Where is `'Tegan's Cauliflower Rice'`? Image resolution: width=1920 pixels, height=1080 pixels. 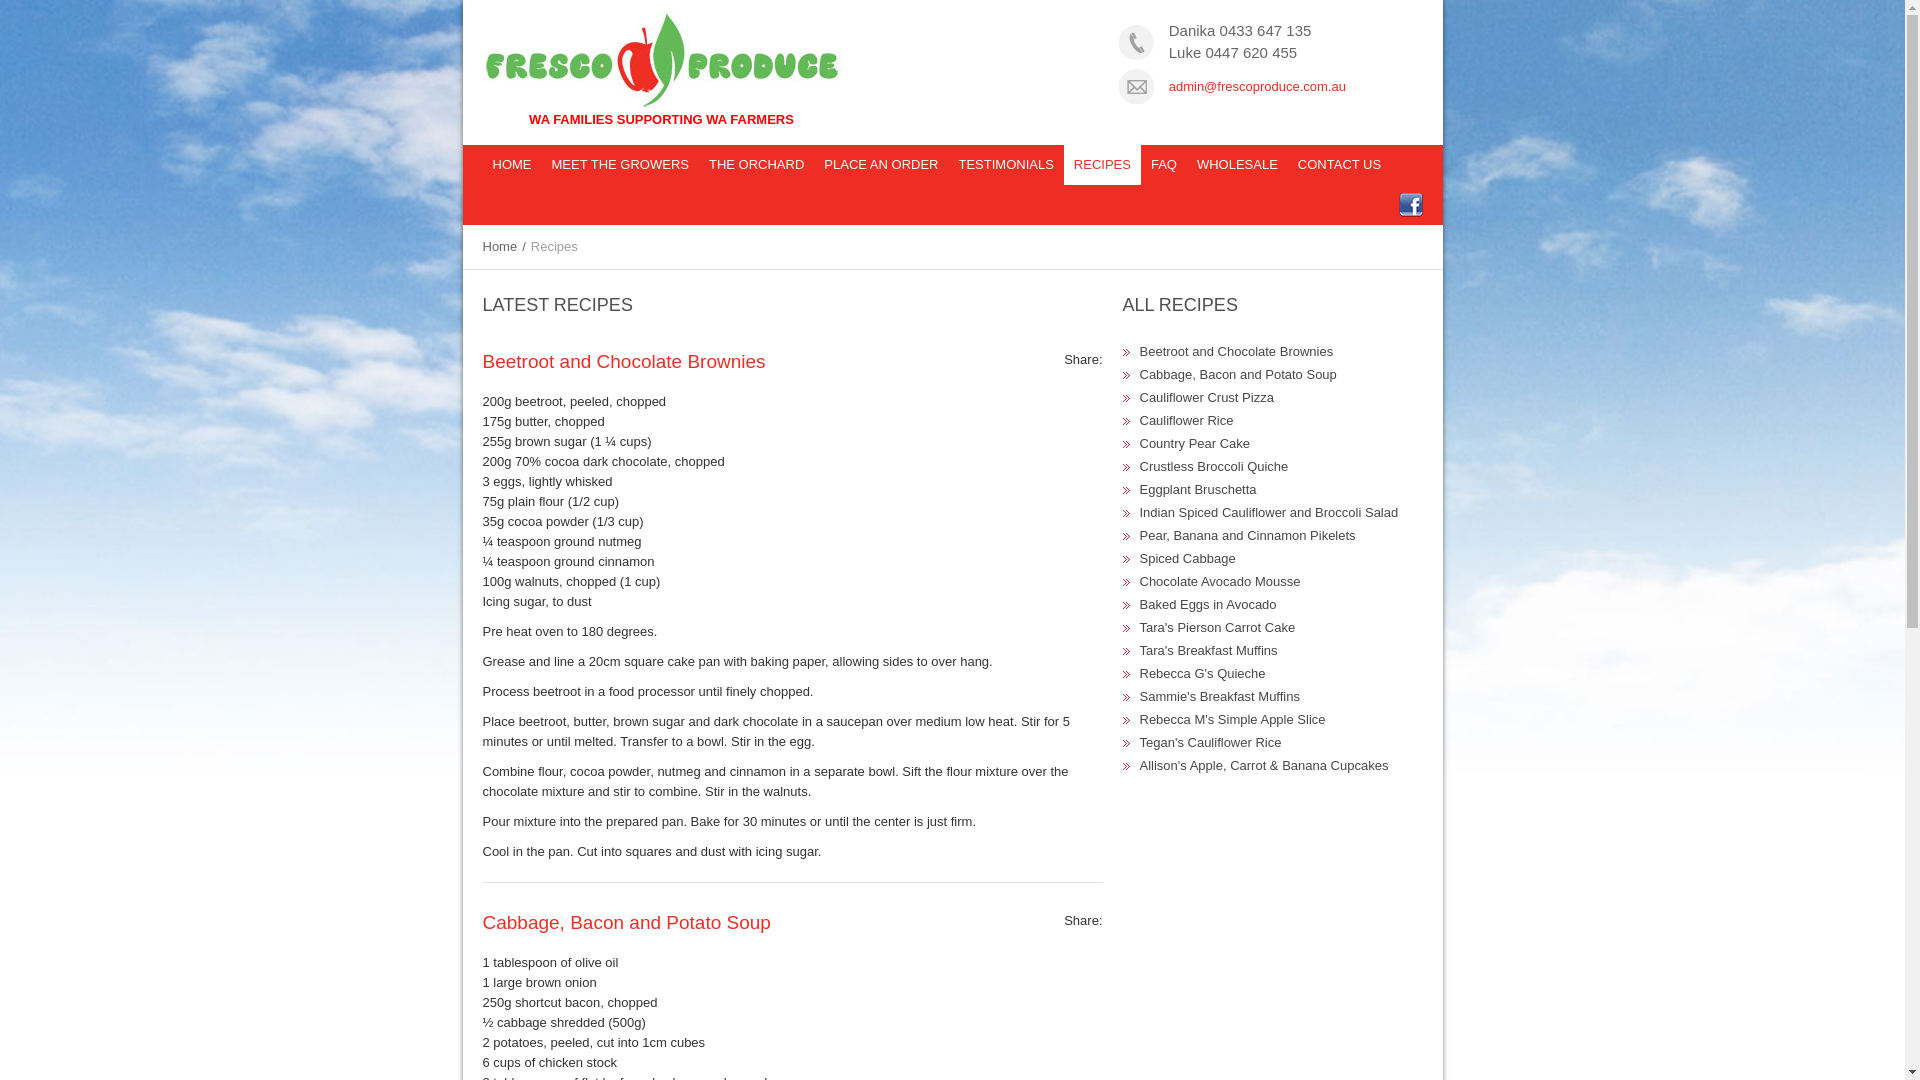
'Tegan's Cauliflower Rice' is located at coordinates (1209, 742).